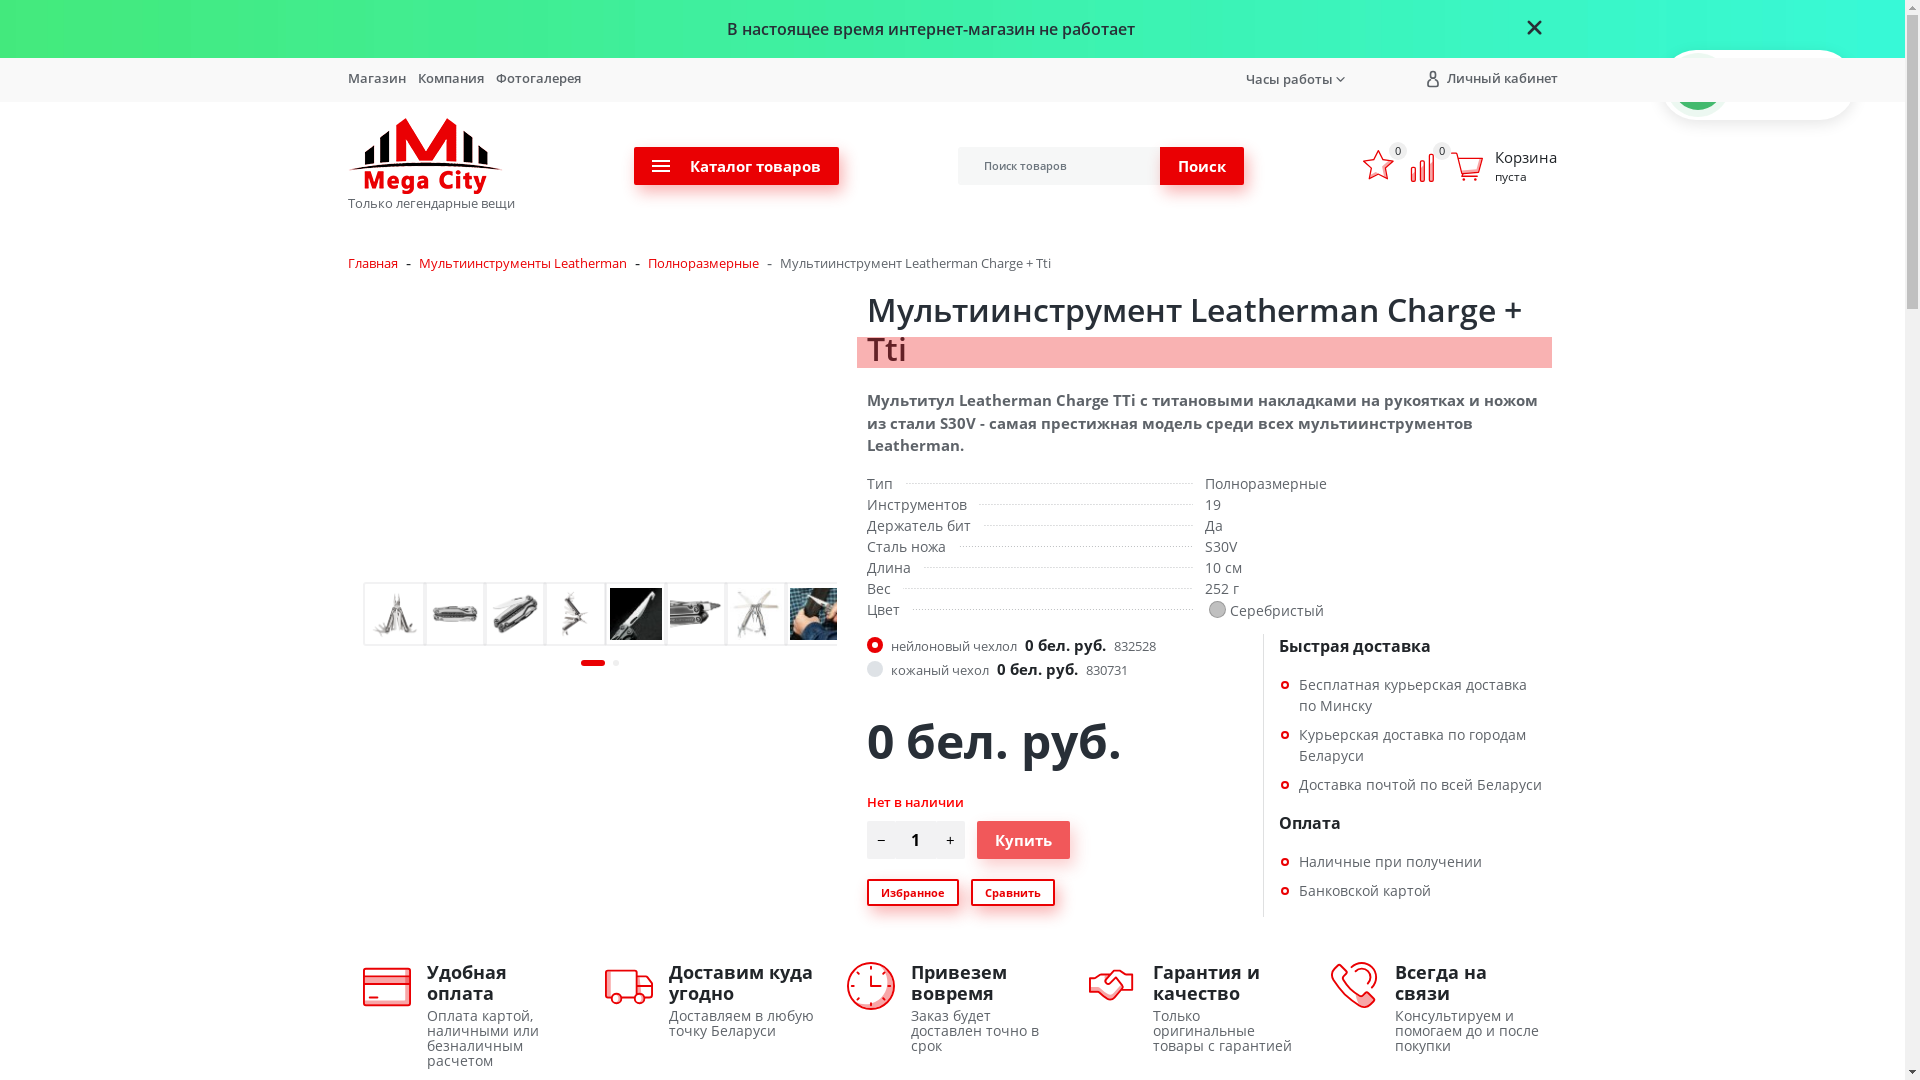 This screenshot has height=1080, width=1920. Describe the element at coordinates (816, 612) in the screenshot. I see `'7-charge-tti-gut-hook.jpg'` at that location.